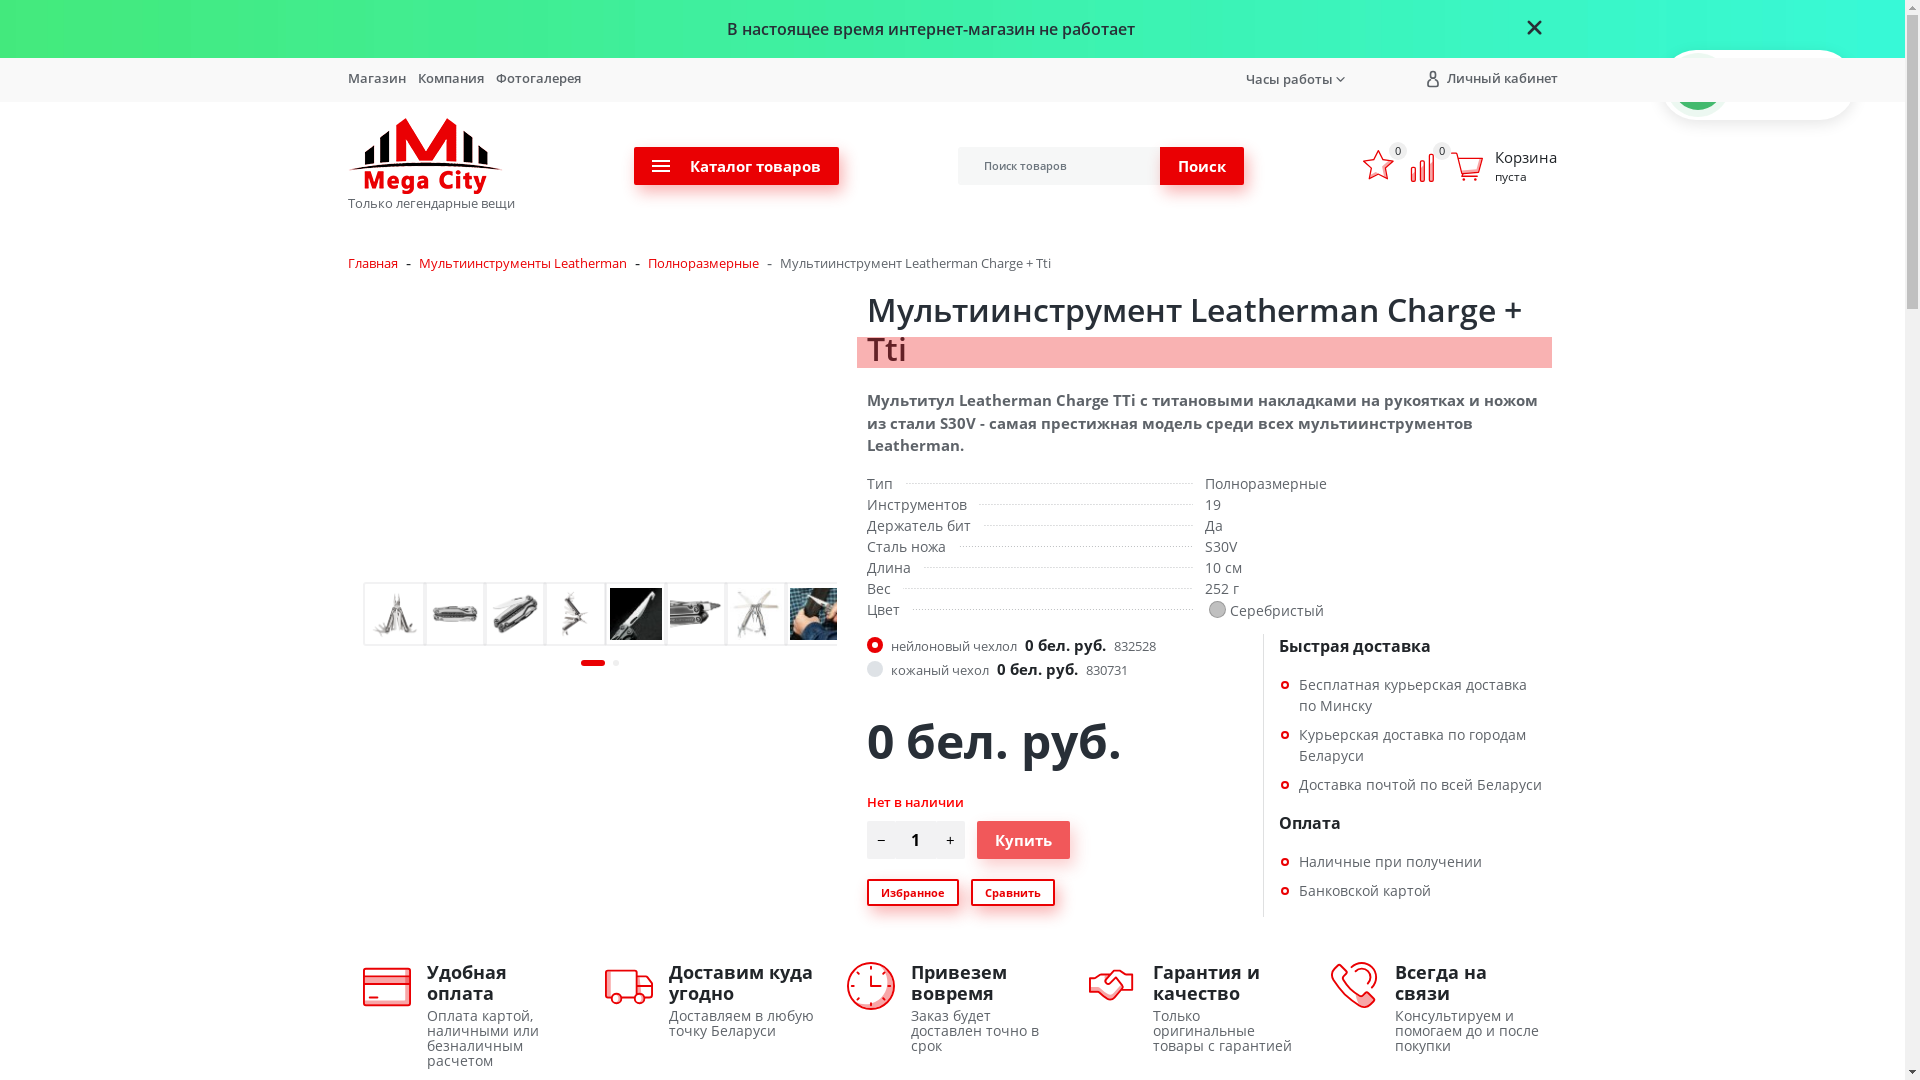 This screenshot has height=1080, width=1920. Describe the element at coordinates (816, 612) in the screenshot. I see `'7-charge-tti-gut-hook.jpg'` at that location.